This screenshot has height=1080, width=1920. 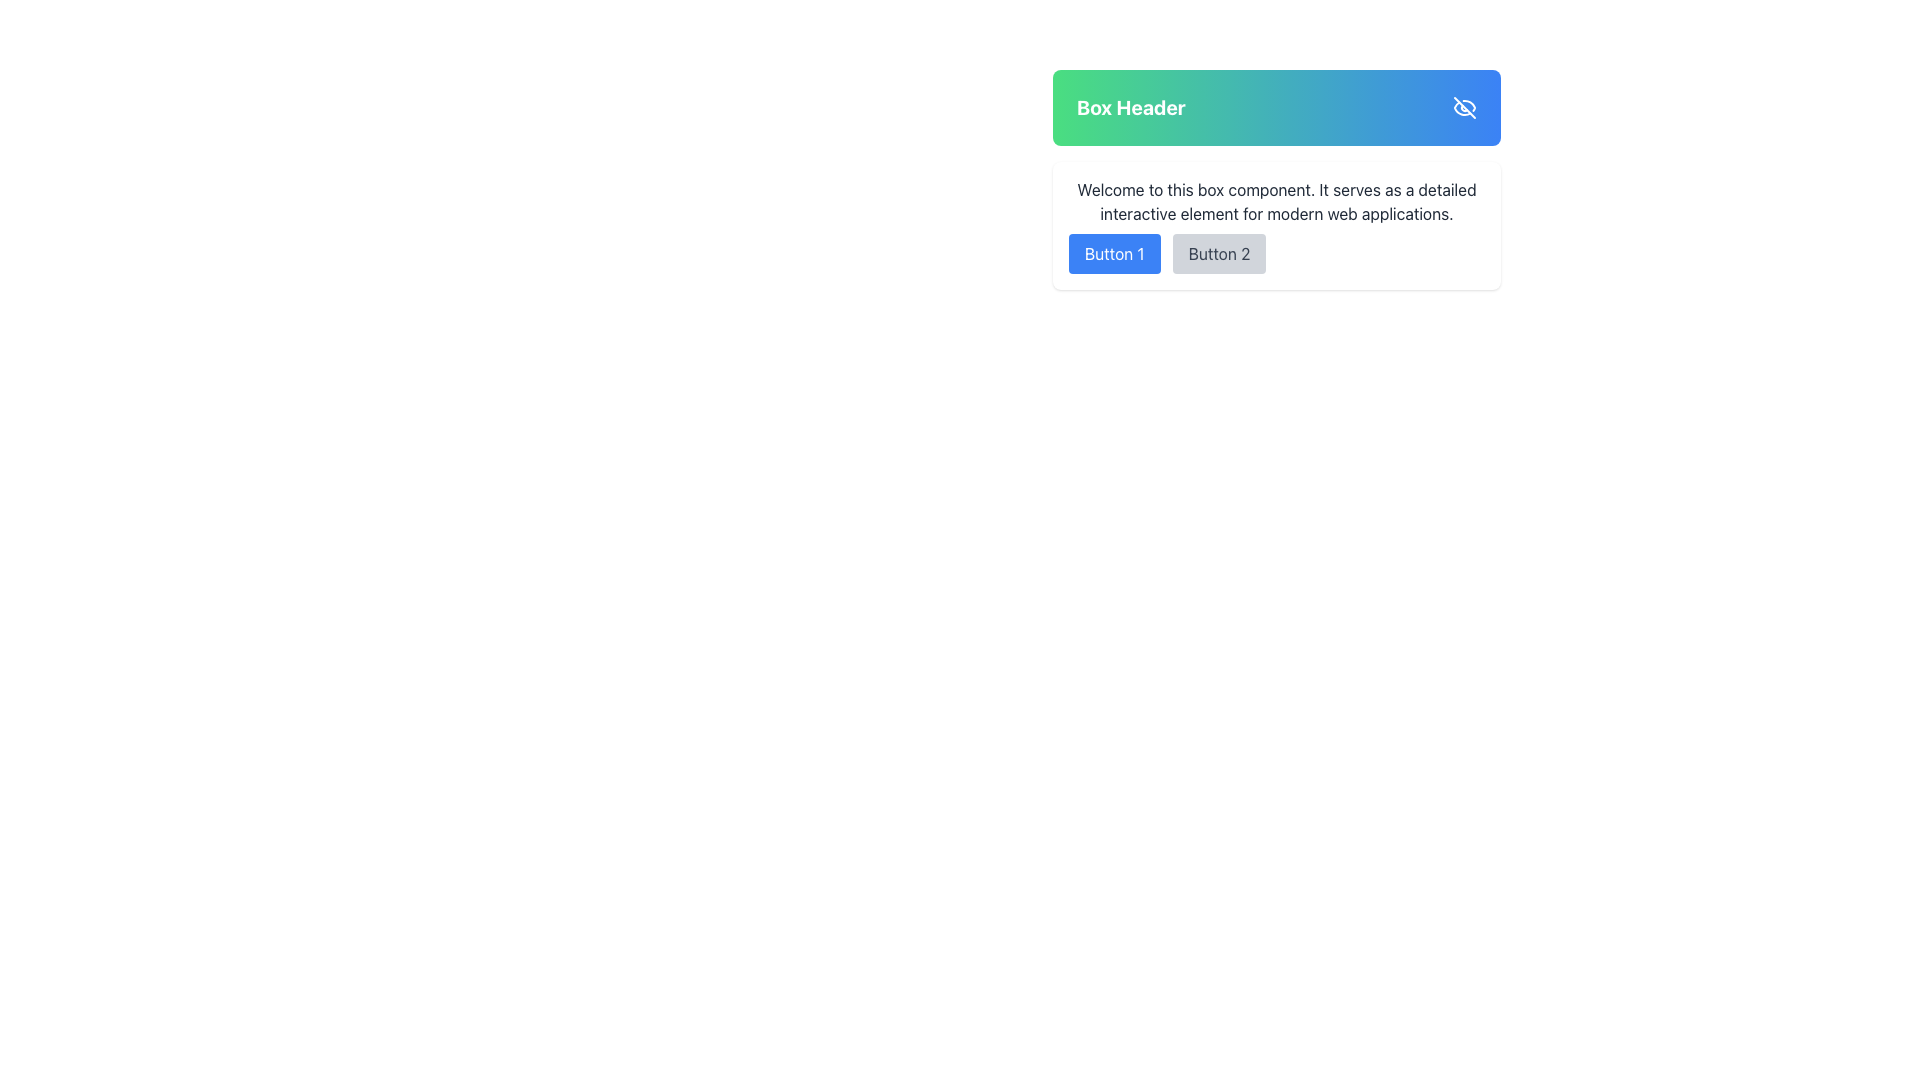 I want to click on the Header Component which serves as a title bar above the content and buttons, so click(x=1275, y=108).